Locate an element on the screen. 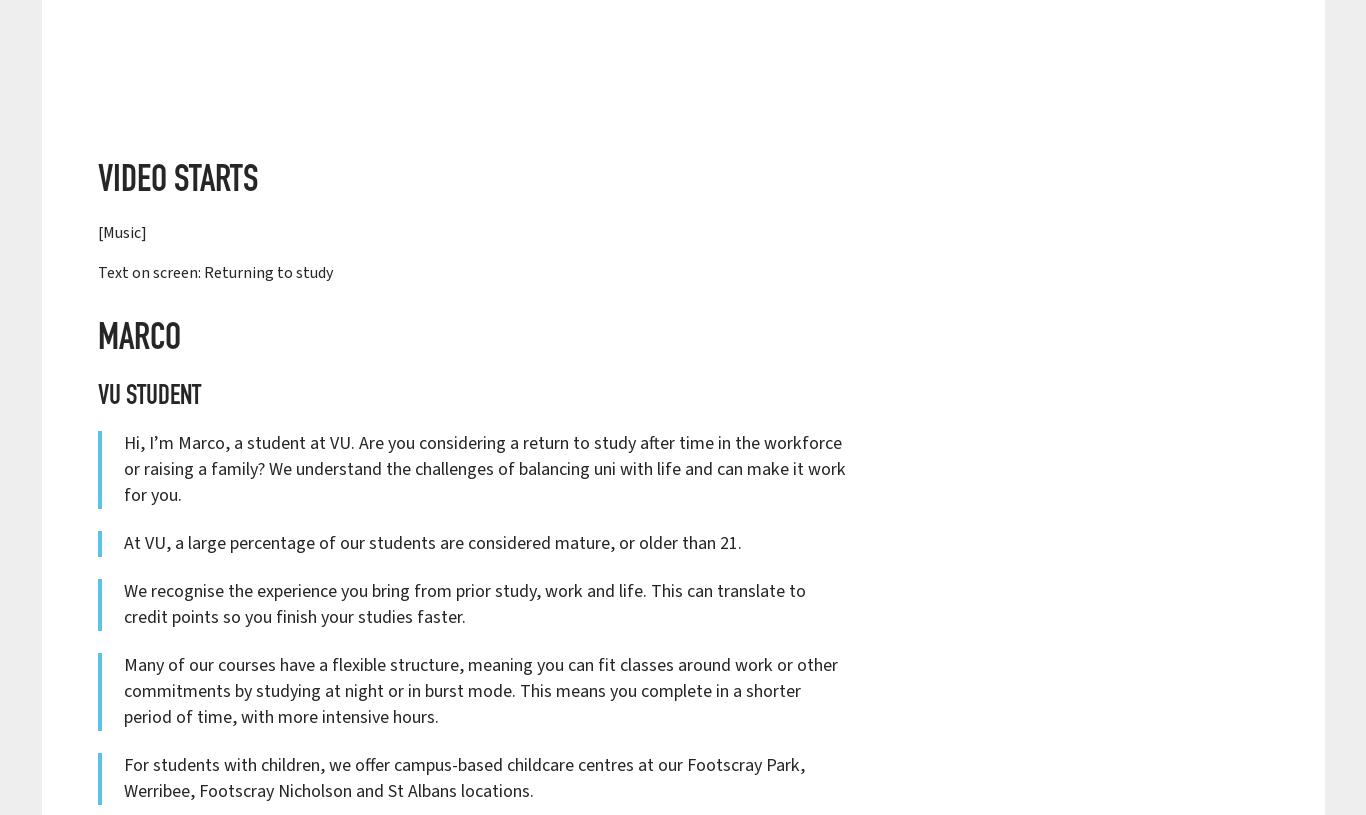 The width and height of the screenshot is (1366, 815). 'Text on screen: Returning to study' is located at coordinates (214, 272).